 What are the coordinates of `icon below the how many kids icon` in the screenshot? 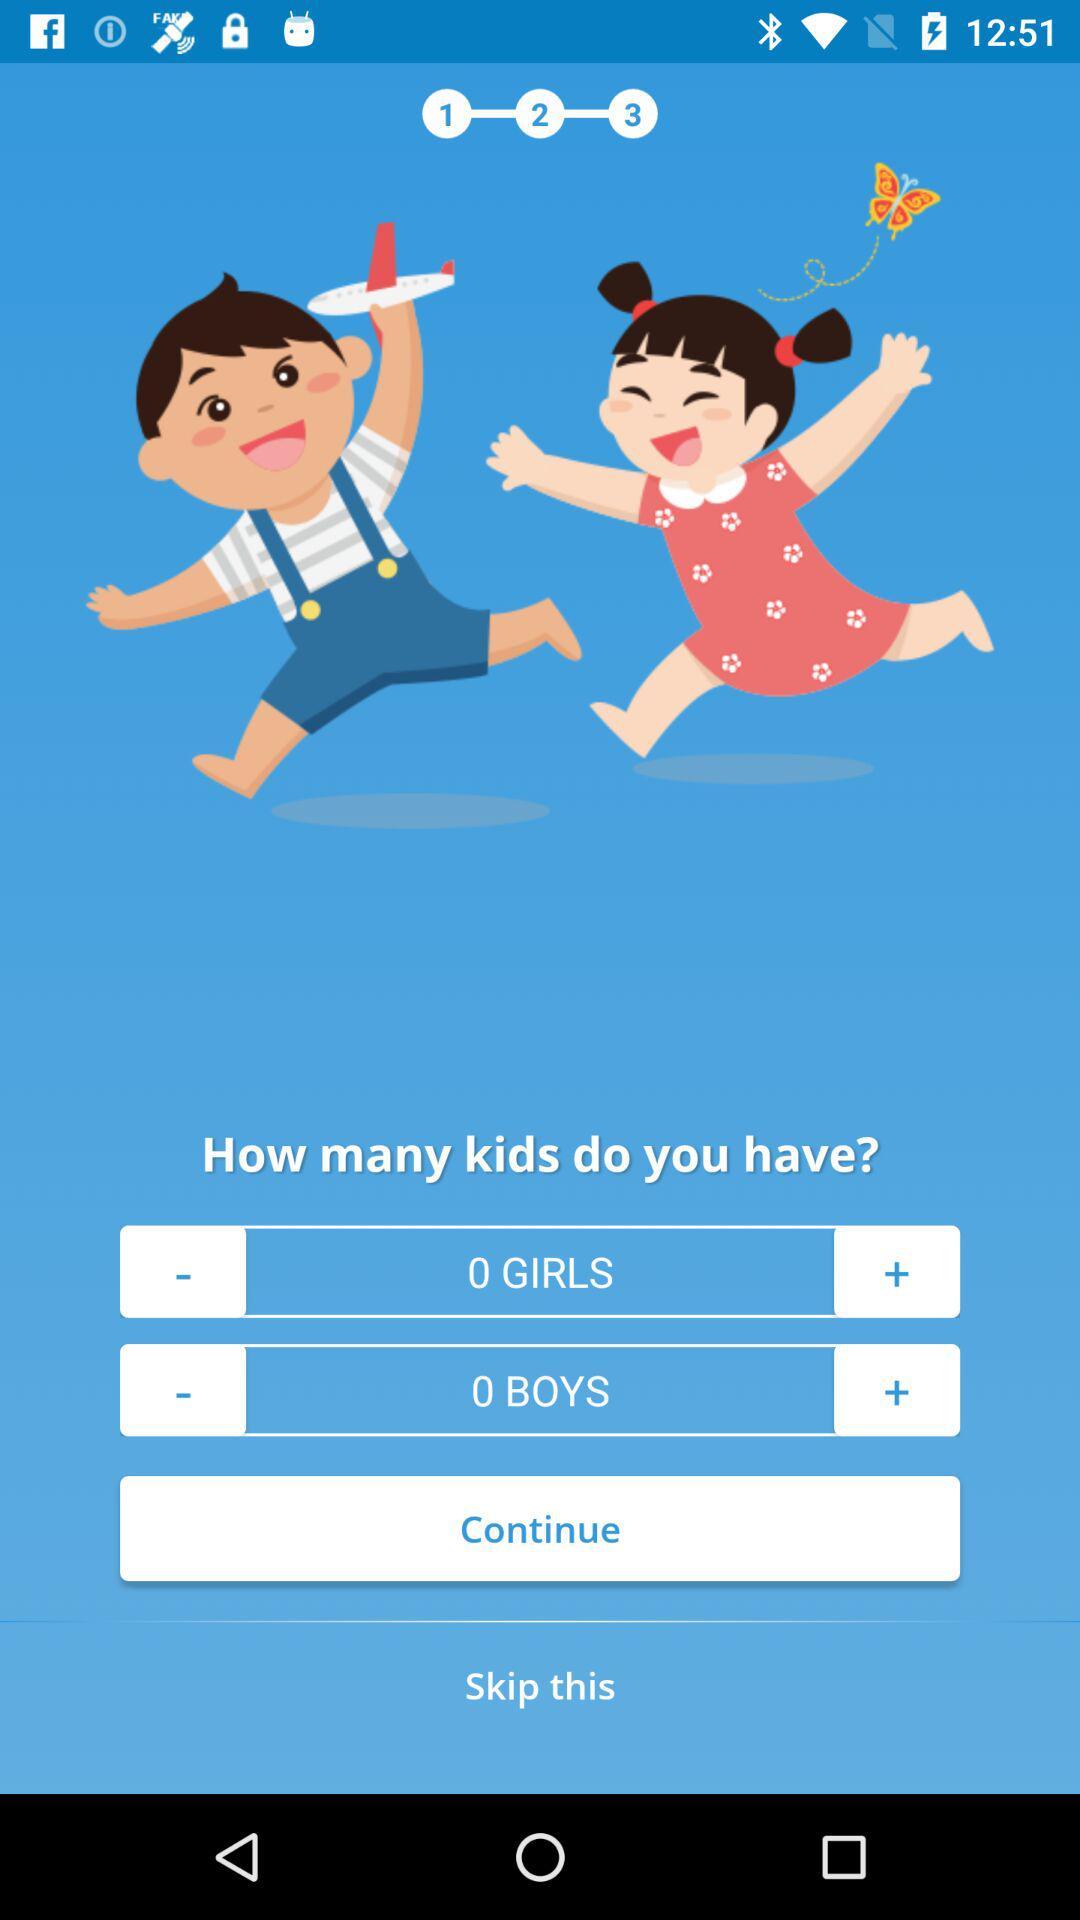 It's located at (182, 1270).